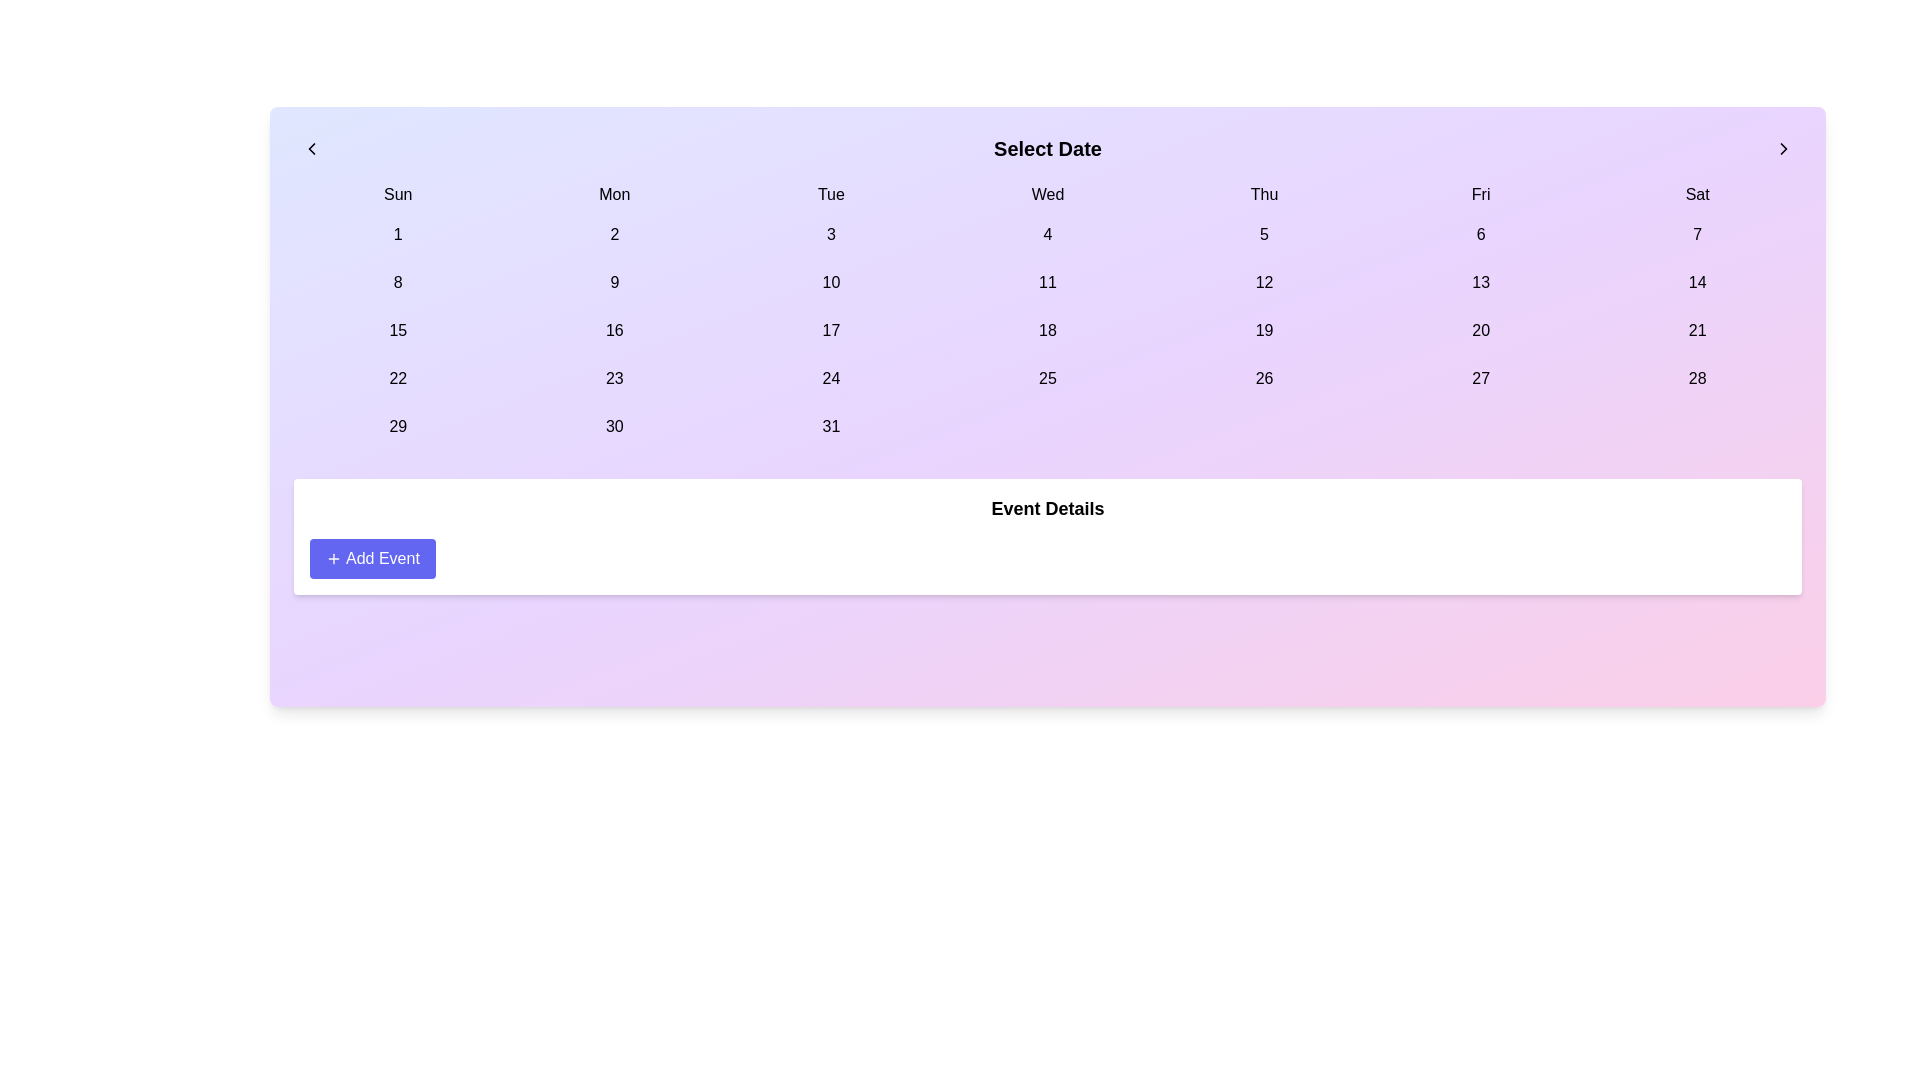  I want to click on the date selection button representing '6' in the calendar interface, located under the header 'Fri', so click(1481, 234).